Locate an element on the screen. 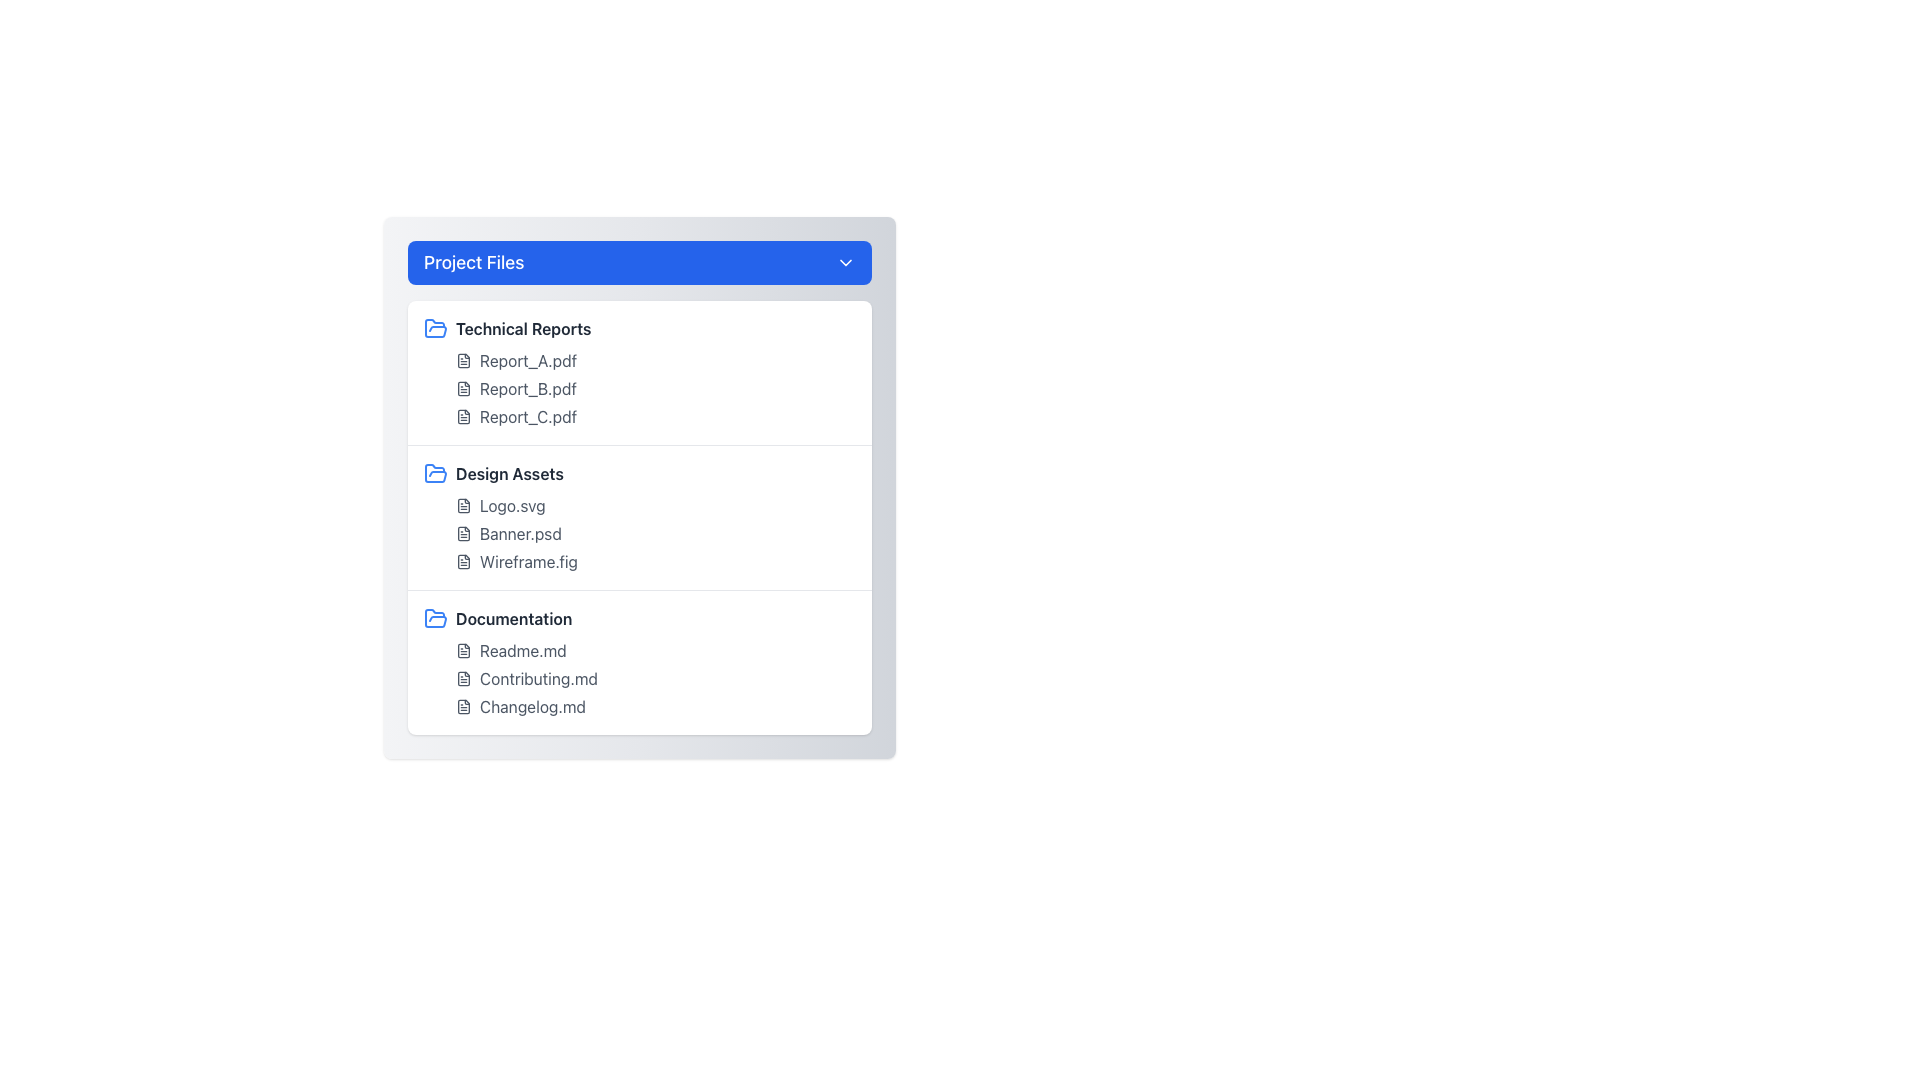  the open folder icon located to the left of the 'Documentation' text in the 'Project Files' section is located at coordinates (435, 617).